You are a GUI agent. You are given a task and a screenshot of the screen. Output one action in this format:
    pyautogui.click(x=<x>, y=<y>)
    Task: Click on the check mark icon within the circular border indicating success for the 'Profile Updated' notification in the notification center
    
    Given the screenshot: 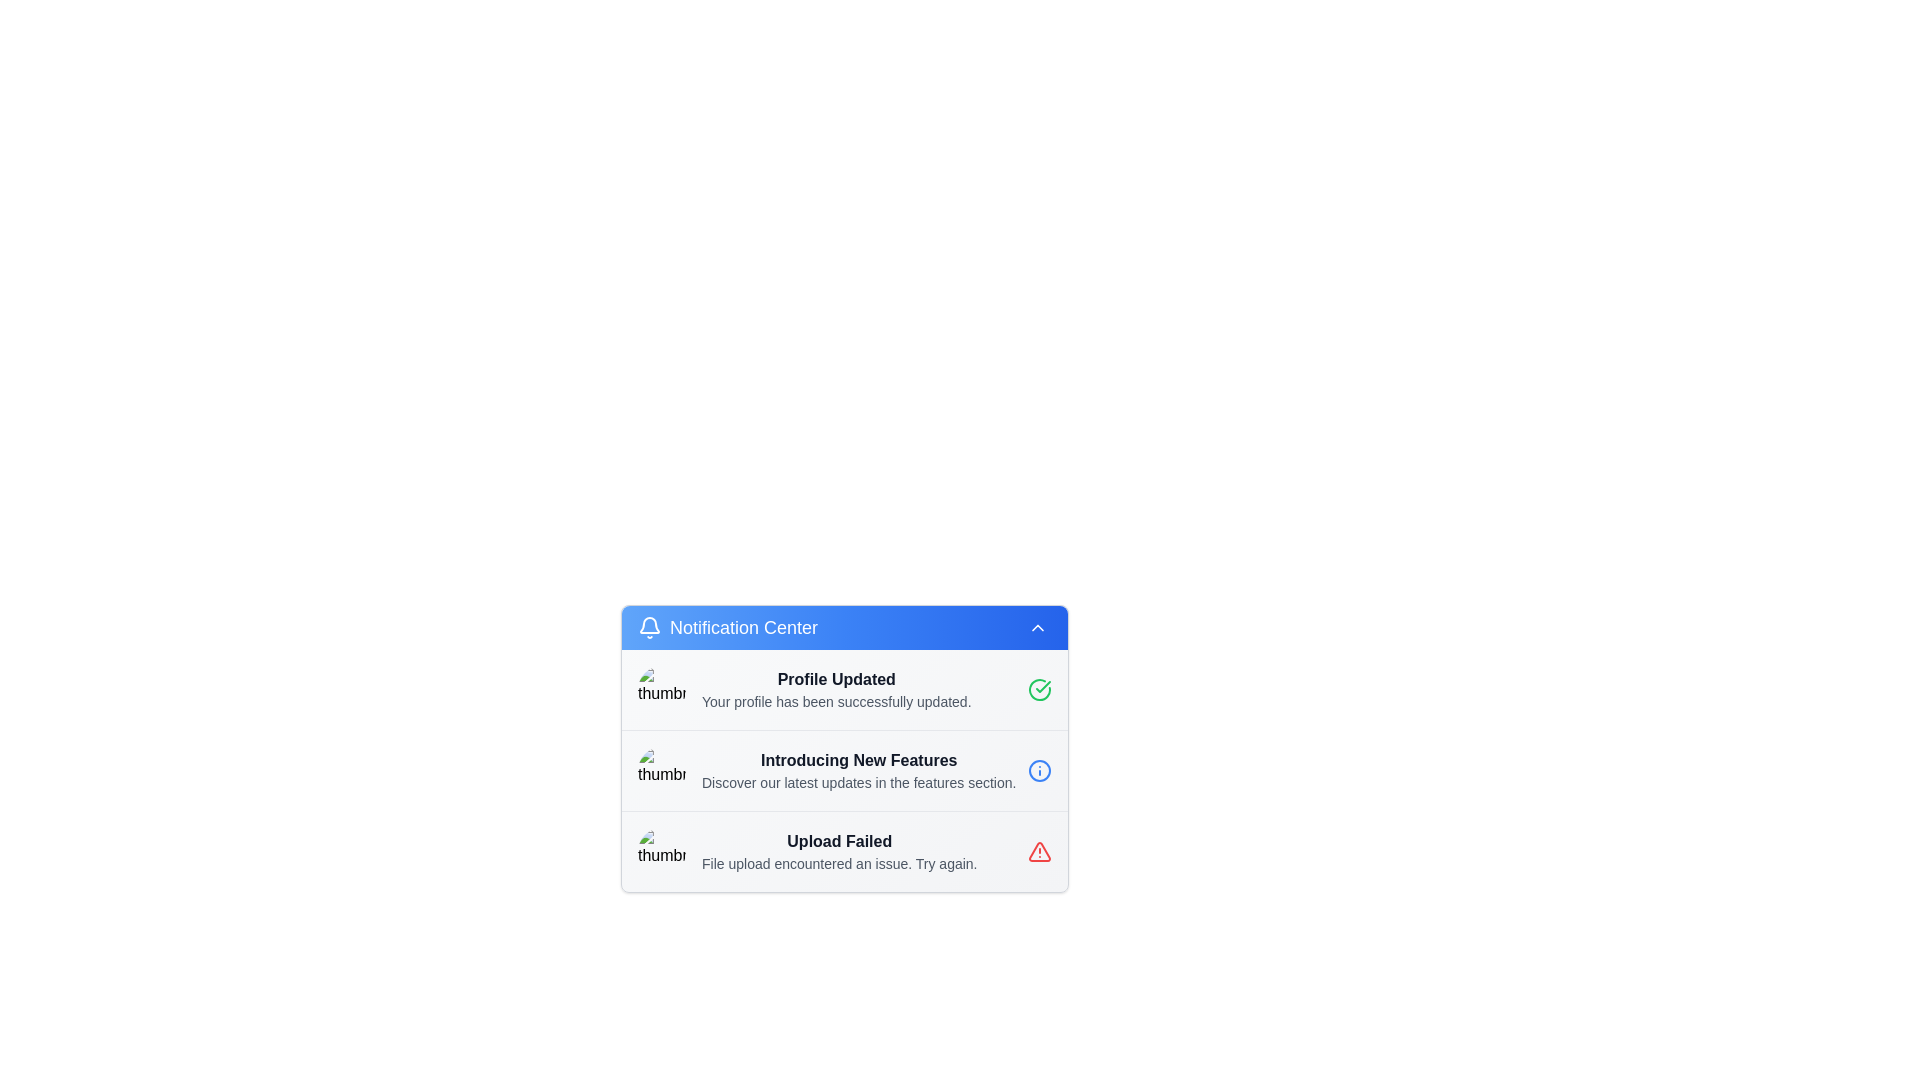 What is the action you would take?
    pyautogui.click(x=1042, y=685)
    